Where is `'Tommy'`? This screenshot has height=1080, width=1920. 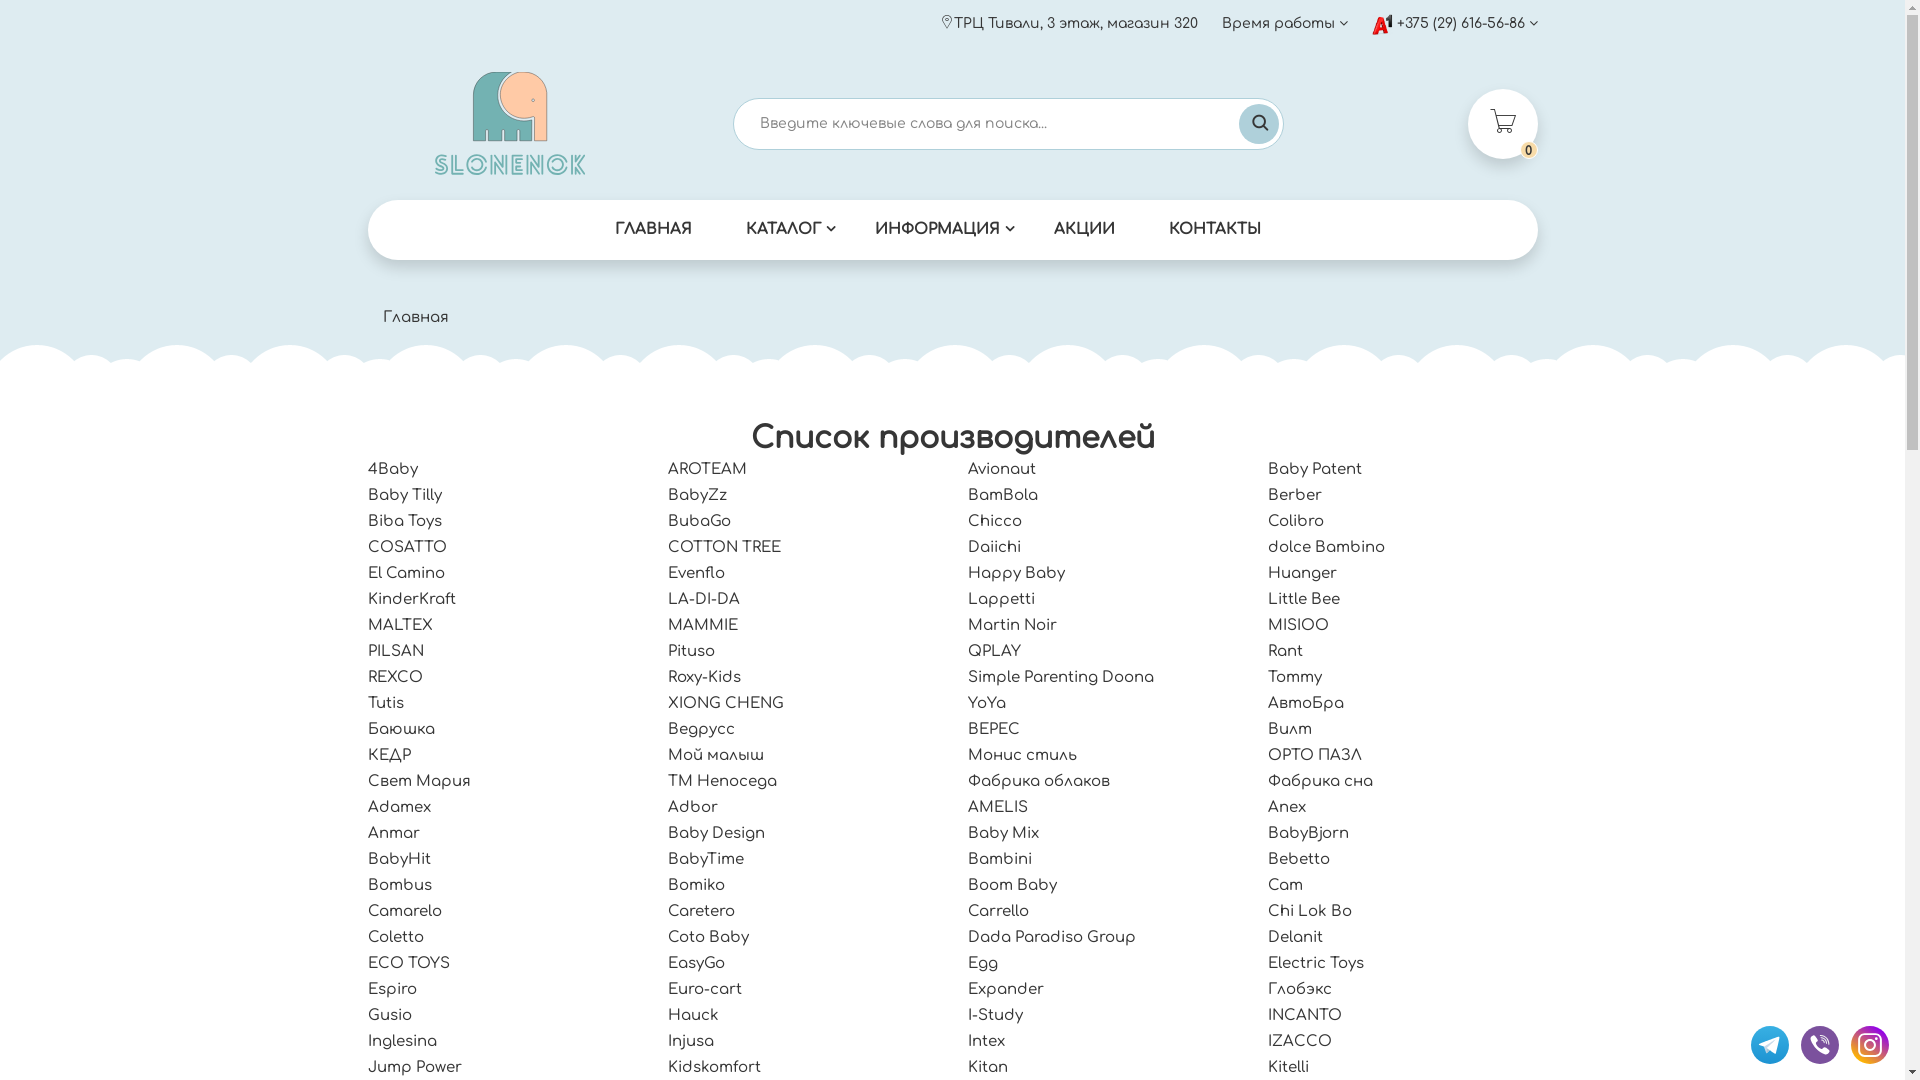 'Tommy' is located at coordinates (1295, 676).